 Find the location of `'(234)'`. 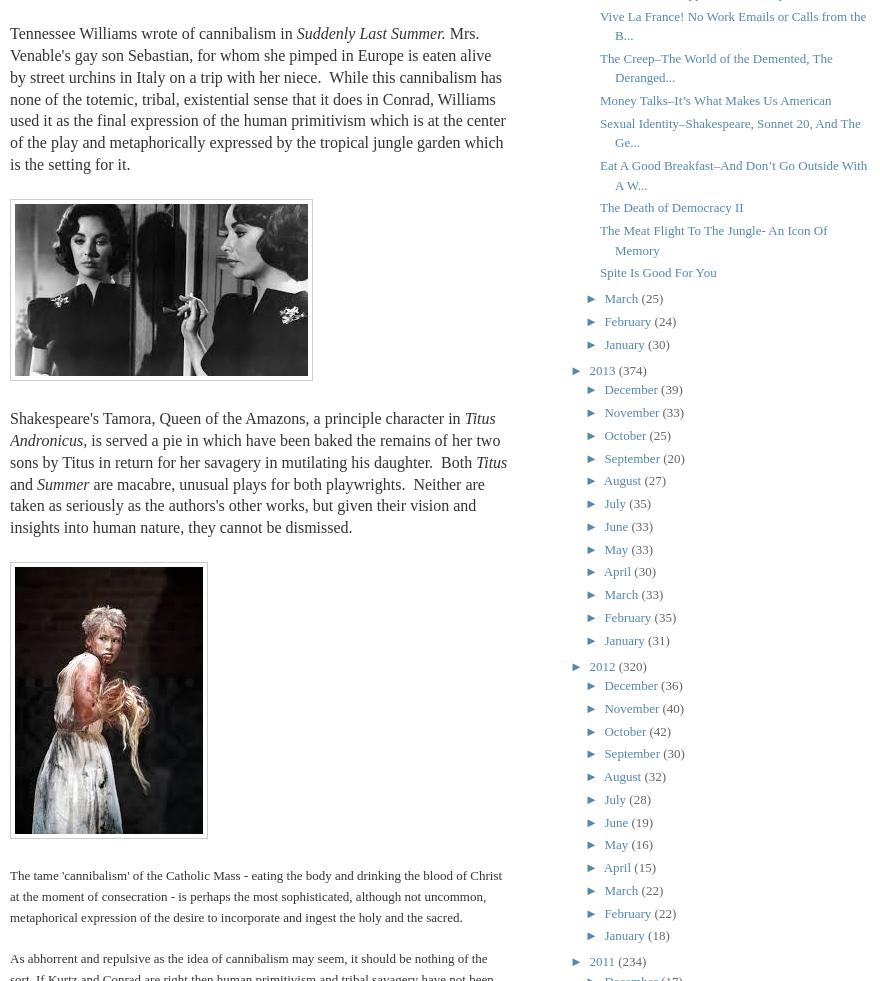

'(234)' is located at coordinates (617, 961).